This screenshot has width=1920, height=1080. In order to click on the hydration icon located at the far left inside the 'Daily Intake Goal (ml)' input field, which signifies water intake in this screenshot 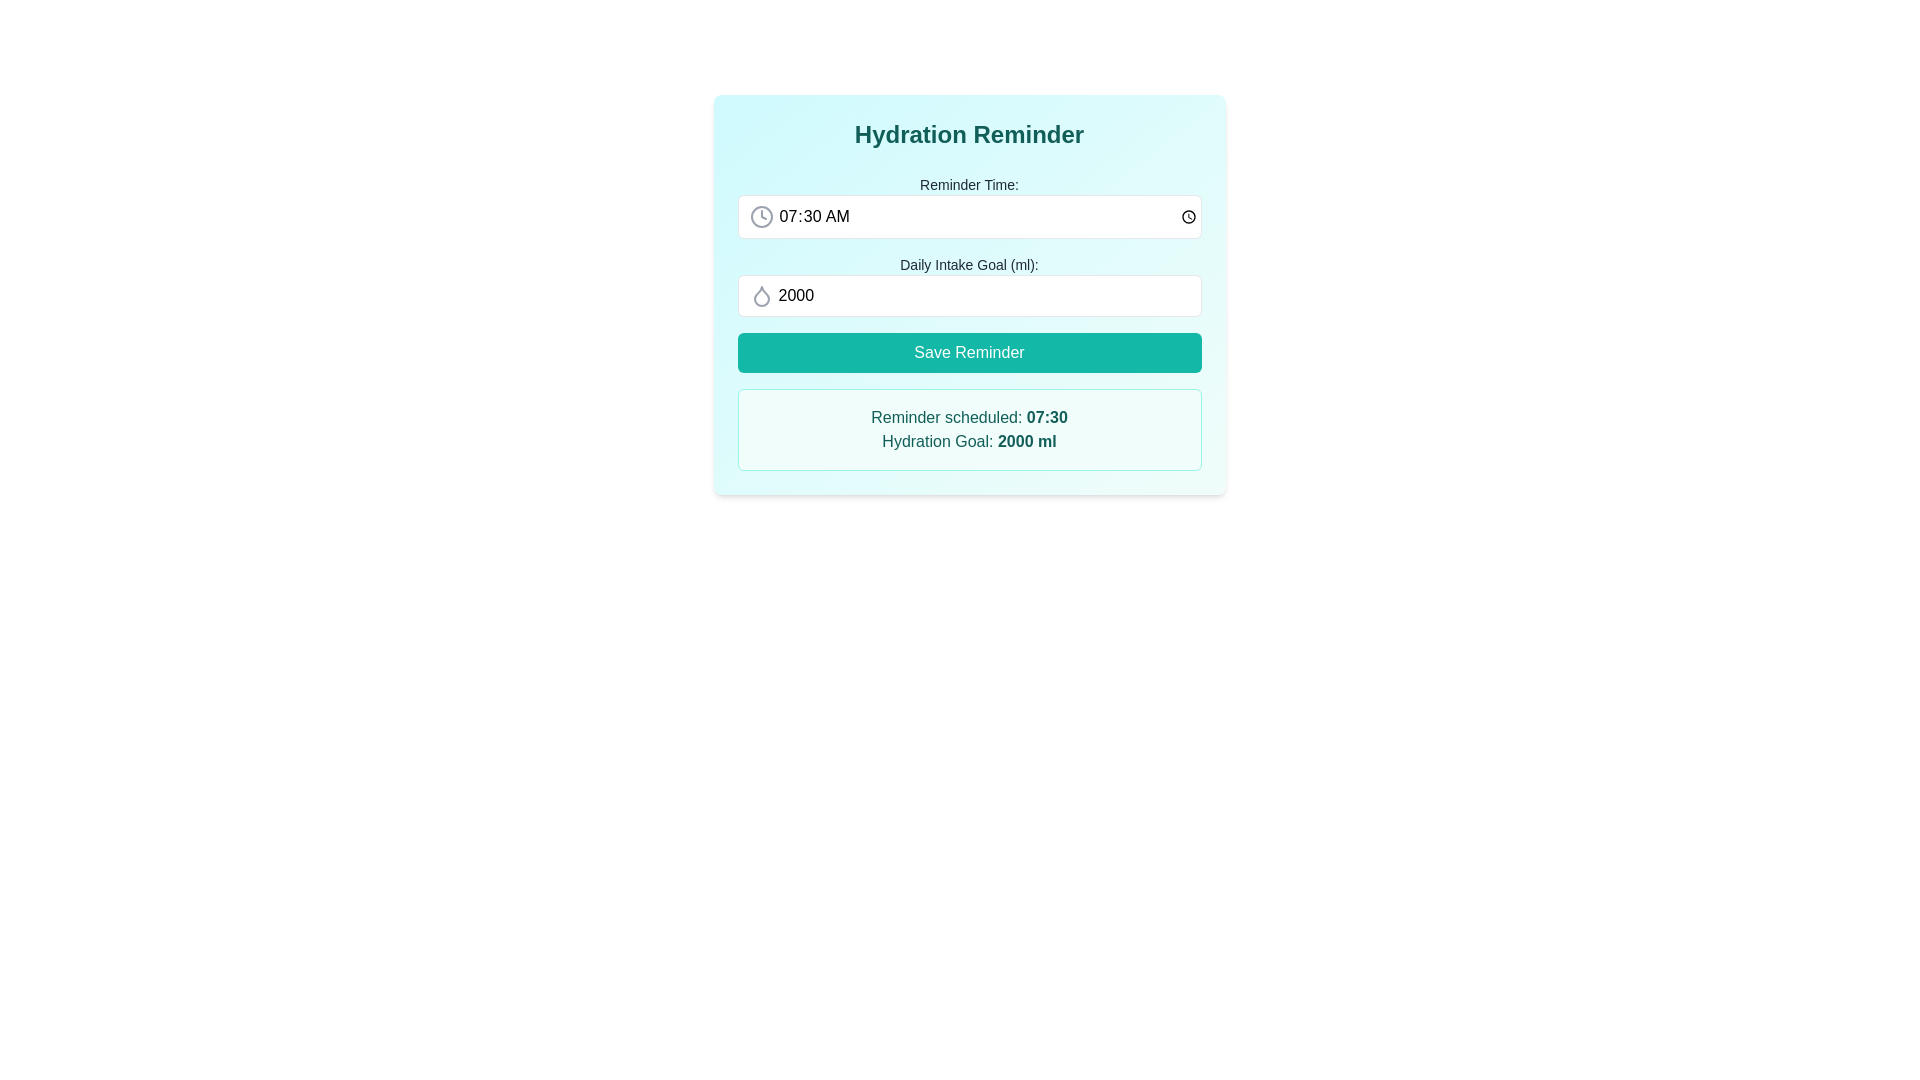, I will do `click(760, 296)`.